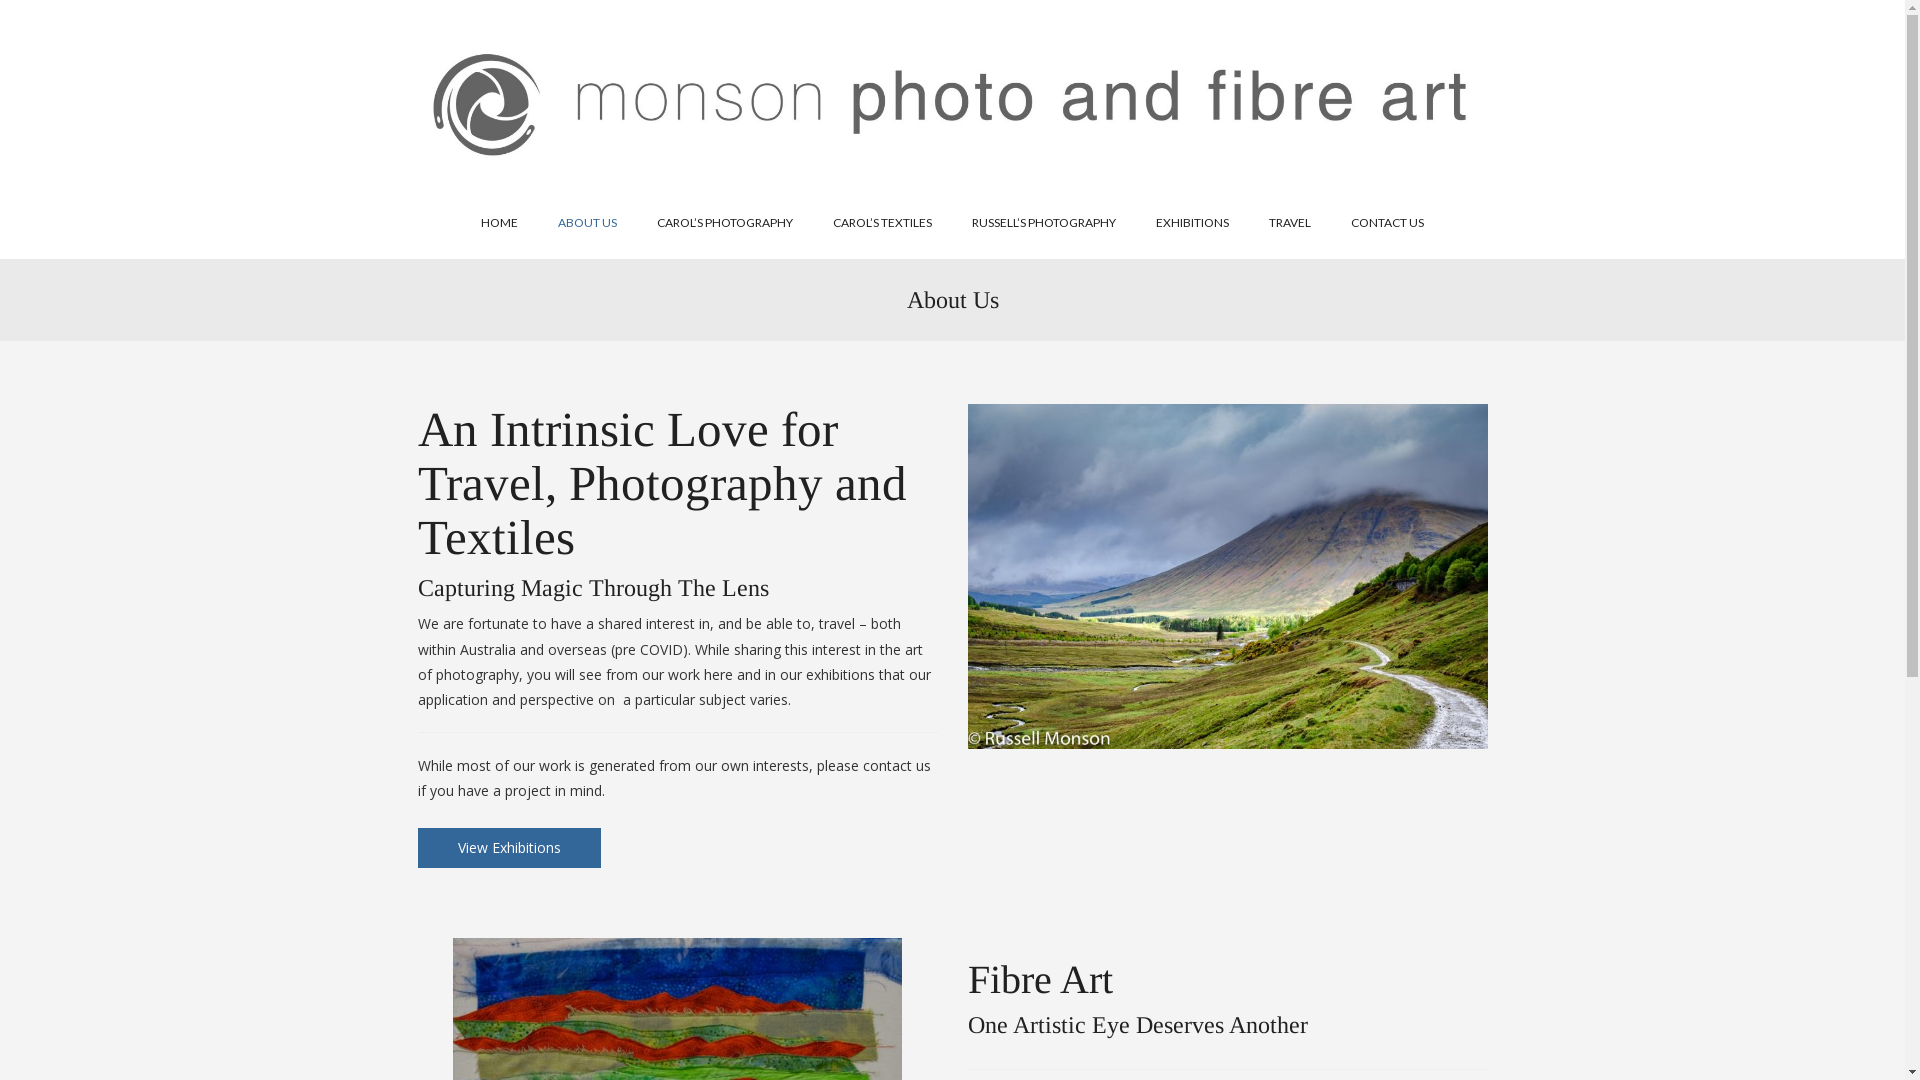 The height and width of the screenshot is (1080, 1920). What do you see at coordinates (1330, 223) in the screenshot?
I see `'CONTACT US'` at bounding box center [1330, 223].